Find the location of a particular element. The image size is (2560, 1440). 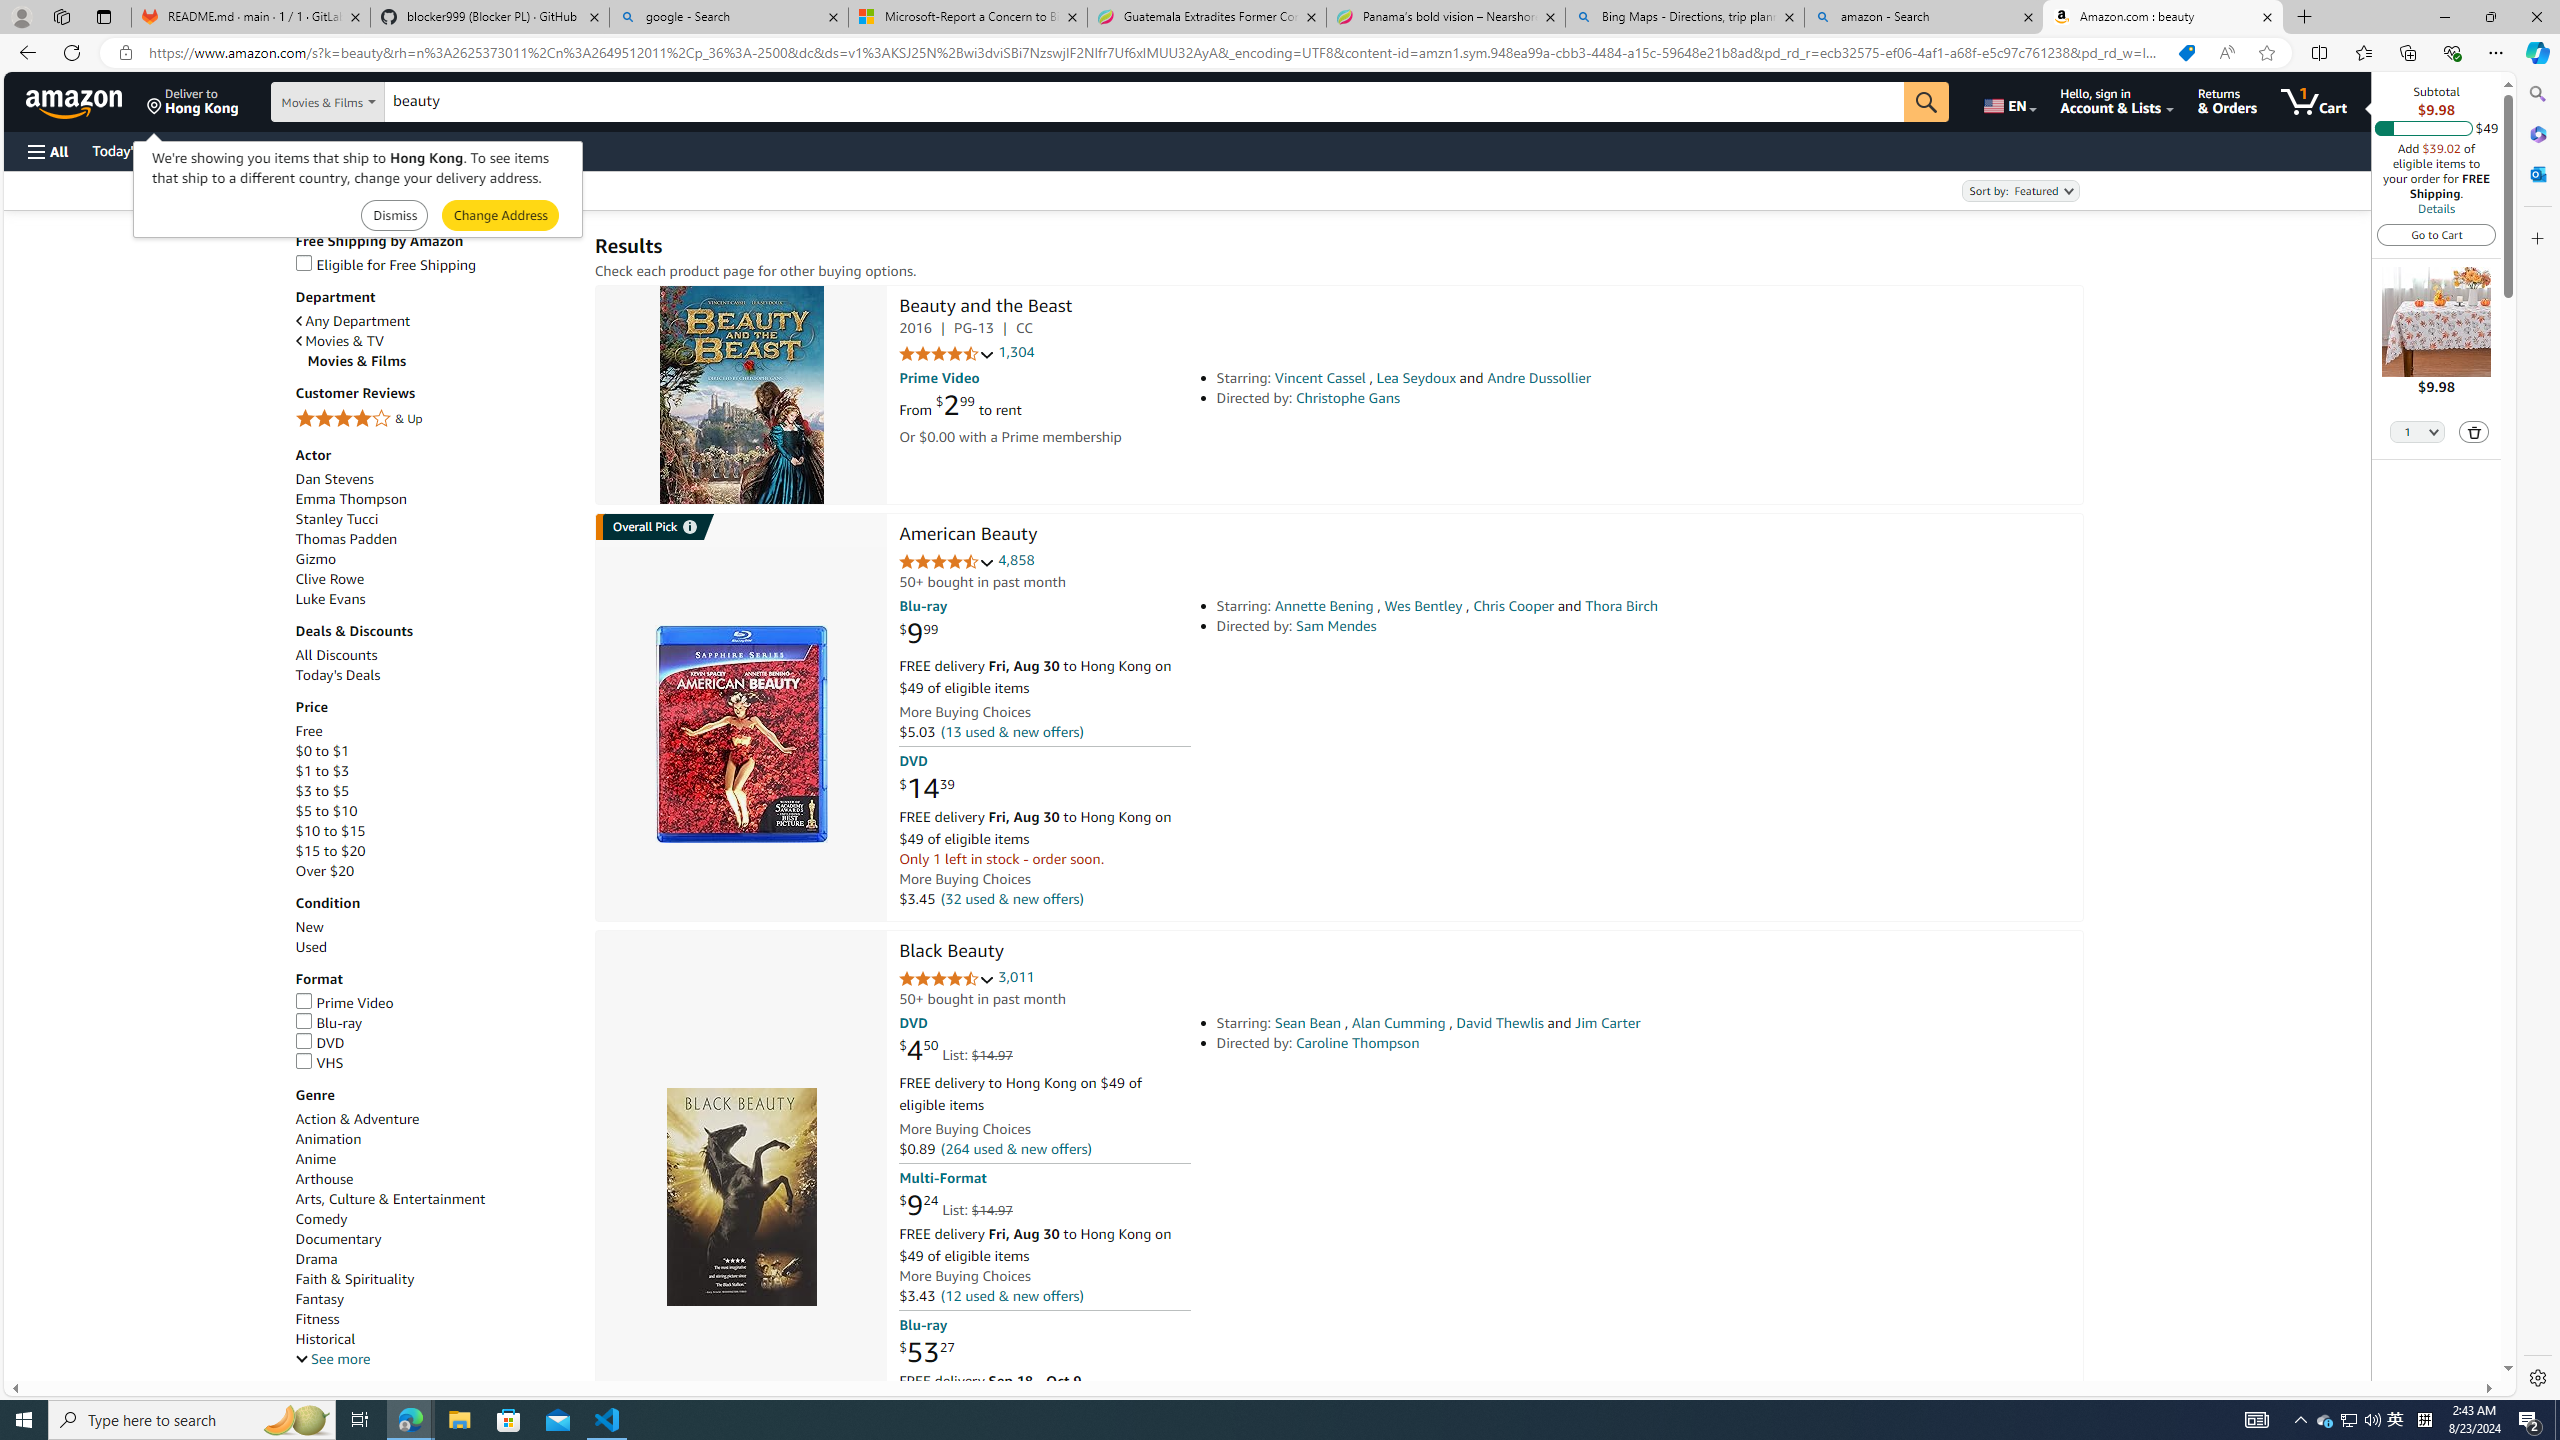

'Movies & Films' is located at coordinates (440, 360).